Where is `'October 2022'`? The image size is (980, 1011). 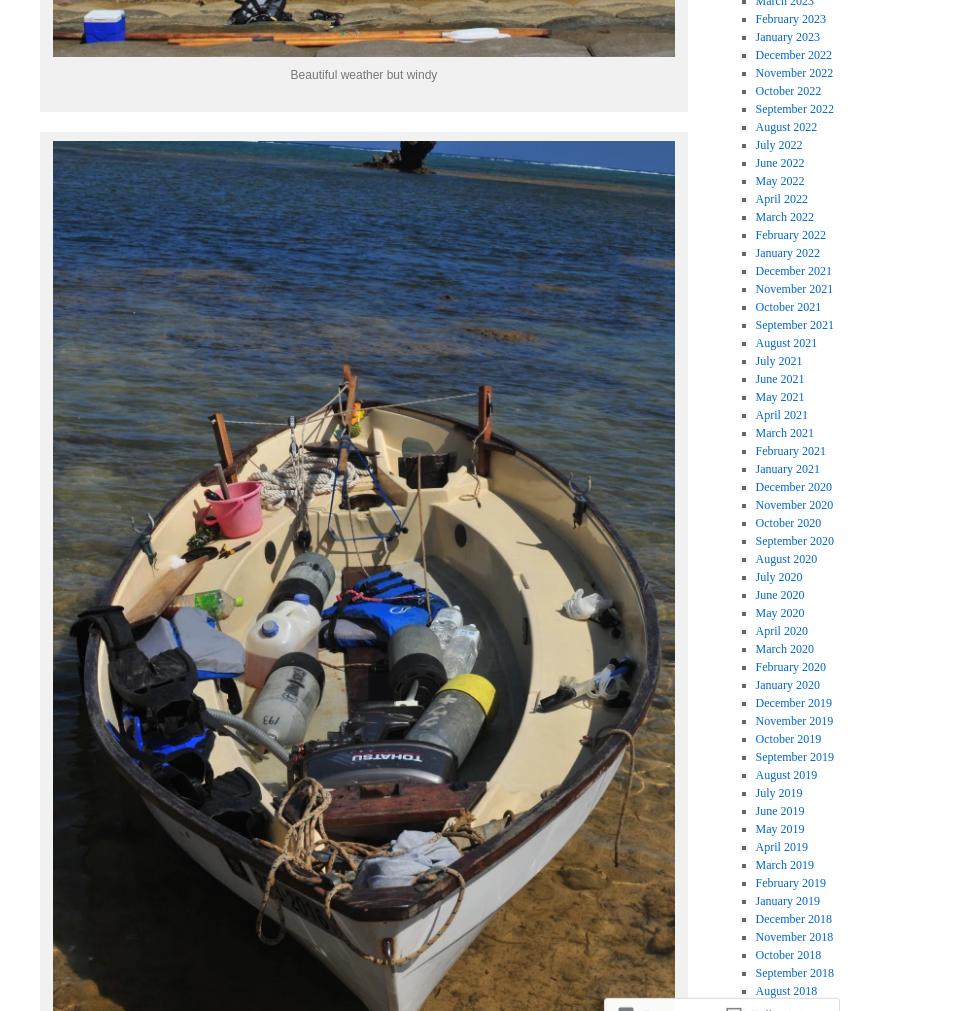 'October 2022' is located at coordinates (754, 88).